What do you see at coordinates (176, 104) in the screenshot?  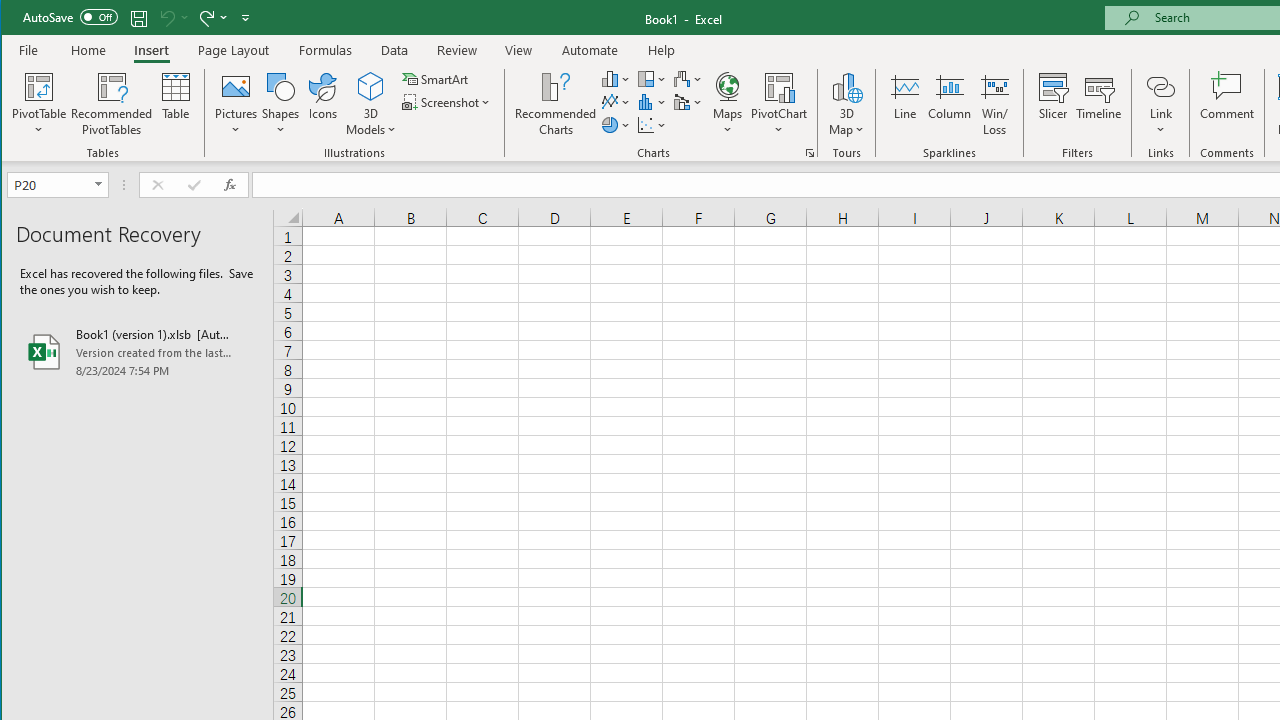 I see `'Table'` at bounding box center [176, 104].